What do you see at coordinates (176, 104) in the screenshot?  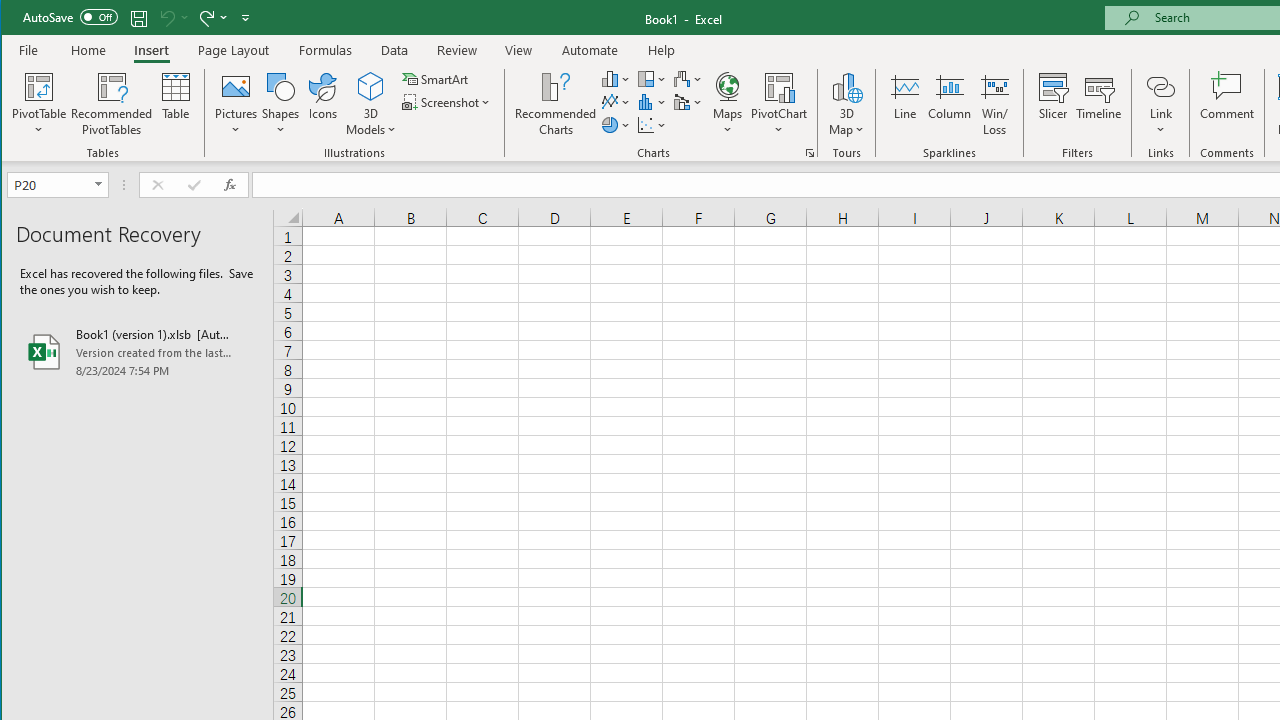 I see `'Table'` at bounding box center [176, 104].